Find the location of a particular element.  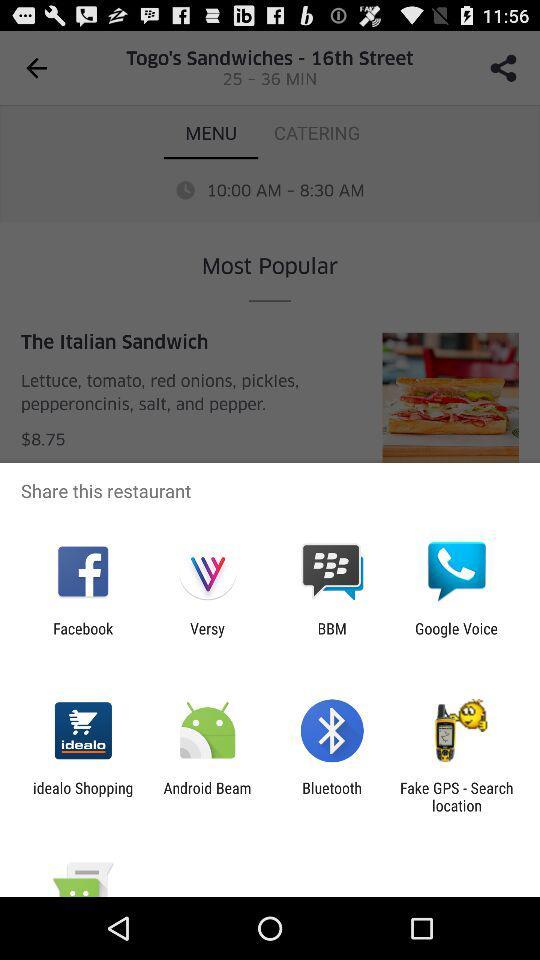

the item to the left of android beam icon is located at coordinates (82, 796).